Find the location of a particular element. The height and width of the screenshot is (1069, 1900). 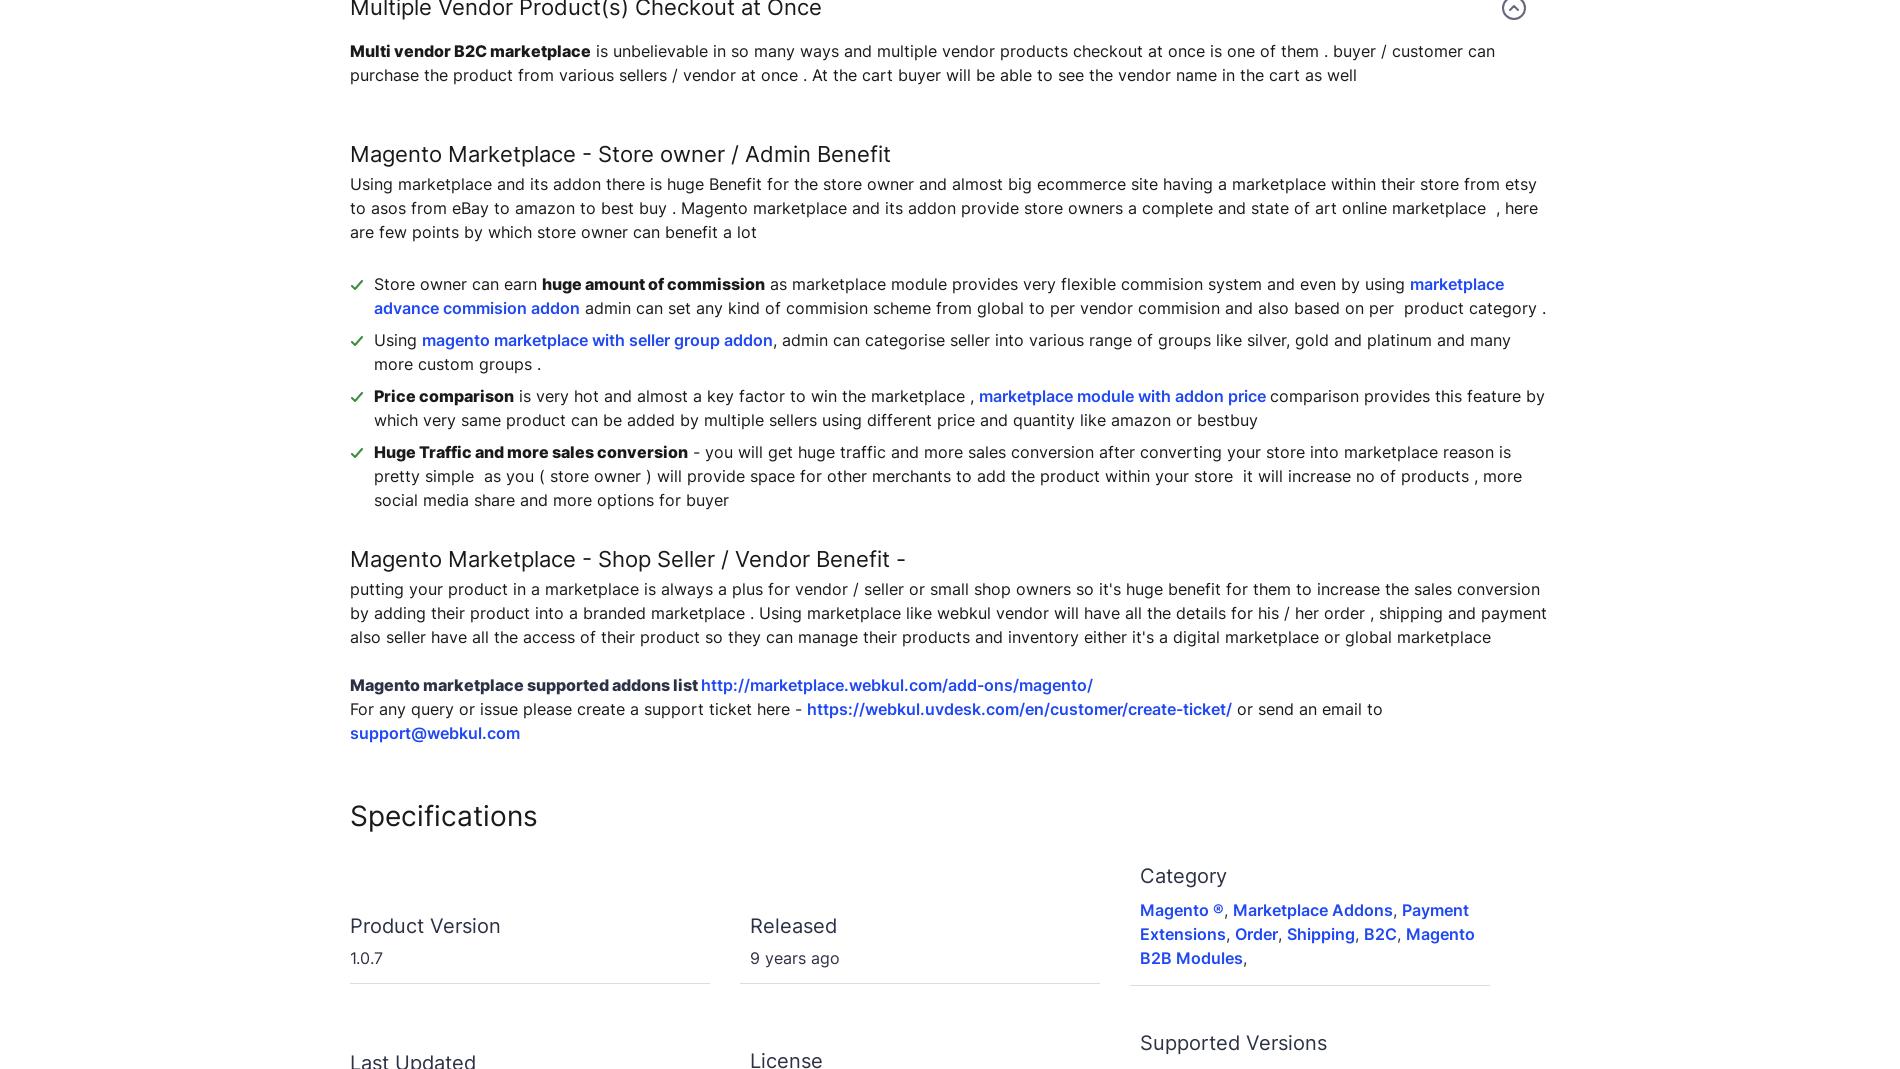

'Store owner can earn' is located at coordinates (372, 283).